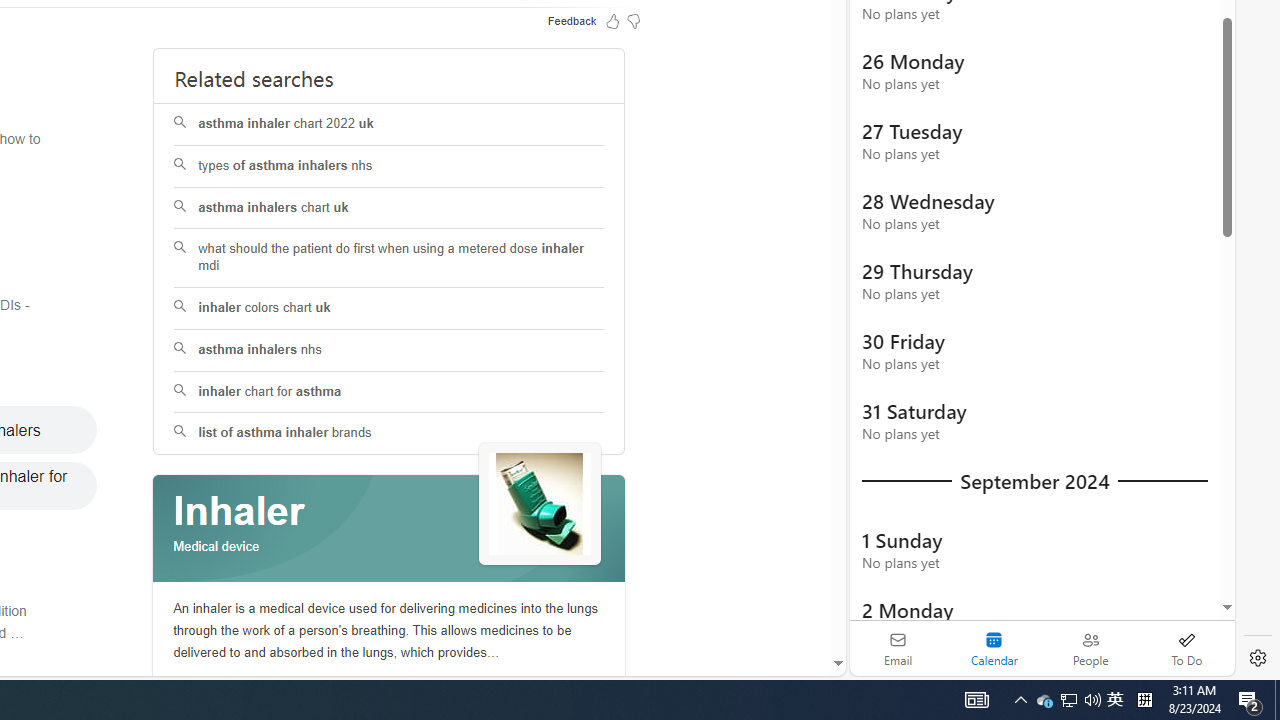  I want to click on 'inhaler chart for asthma', so click(389, 392).